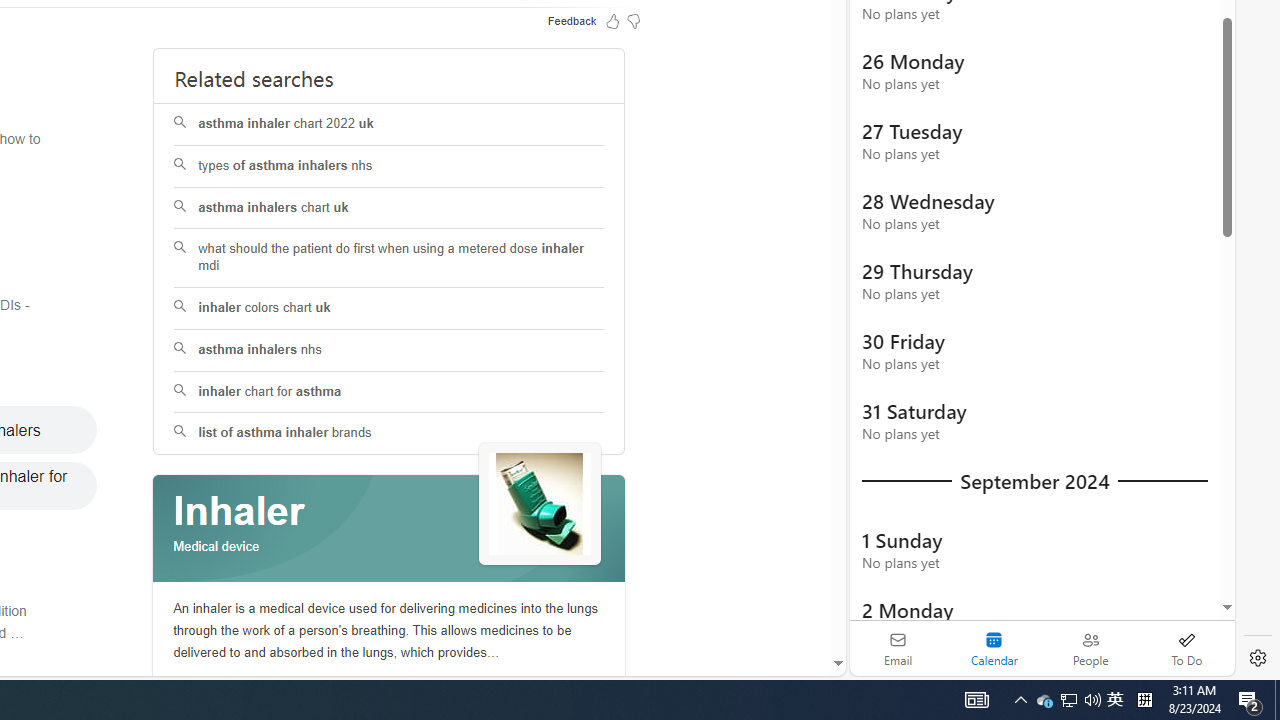  I want to click on 'inhaler chart for asthma', so click(389, 392).